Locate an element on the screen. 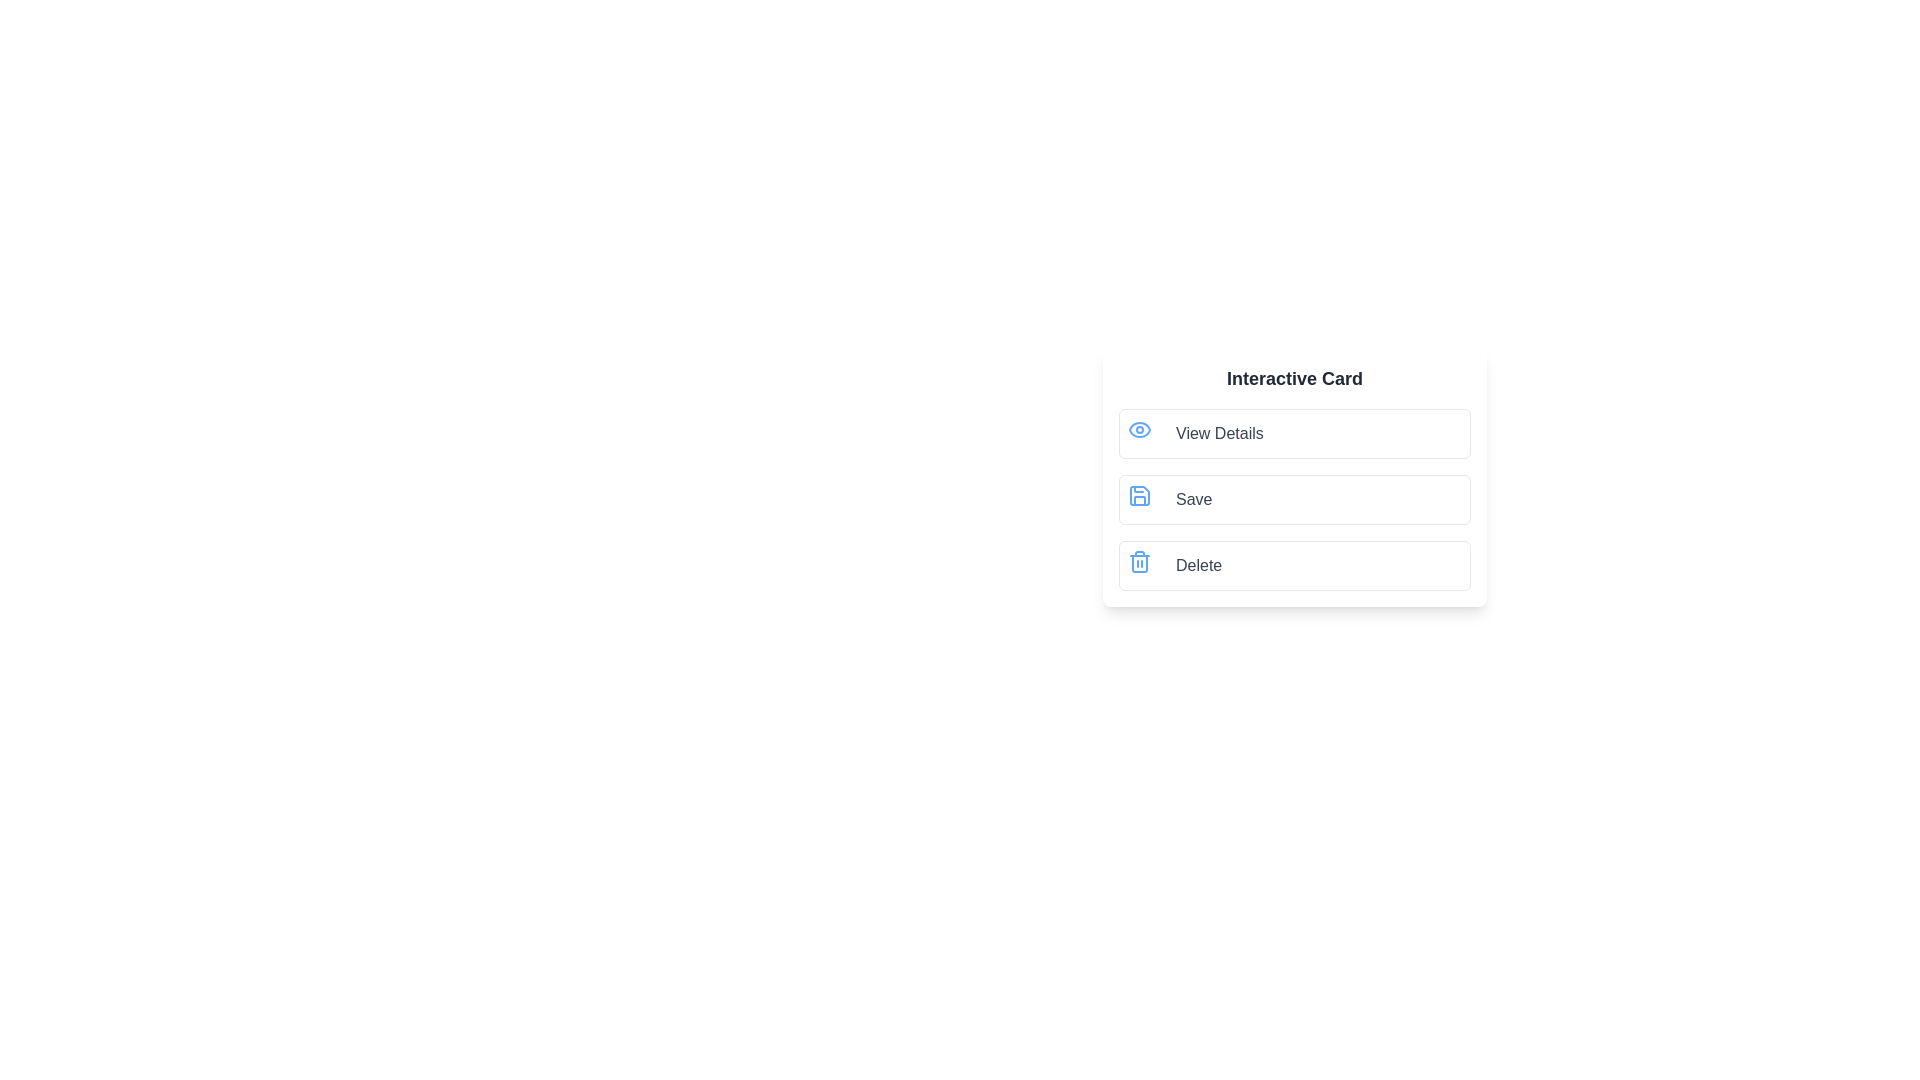 Image resolution: width=1920 pixels, height=1080 pixels. the delete action icon, which is the third icon in a vertical list within a card layout is located at coordinates (1140, 562).